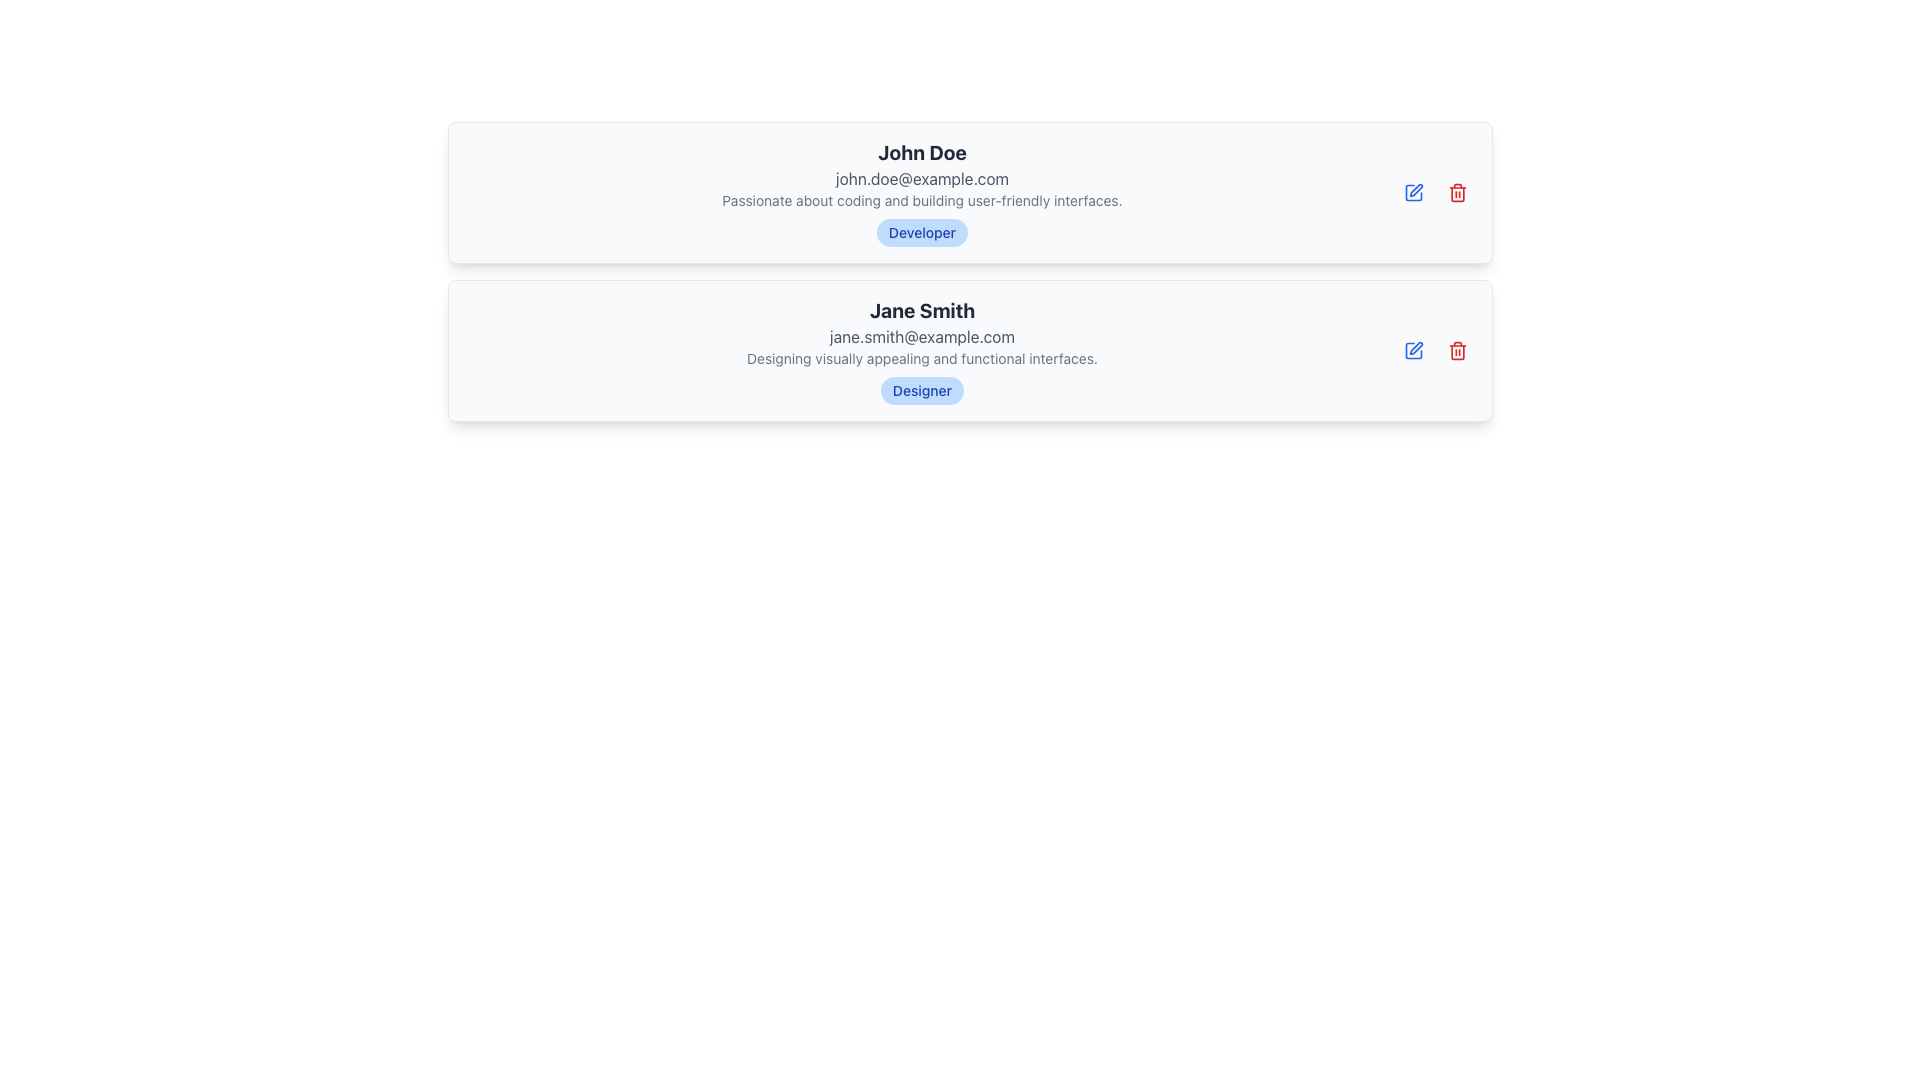 The image size is (1920, 1080). Describe the element at coordinates (921, 177) in the screenshot. I see `email address displayed in gray text, 'john.doe@example.com', which is located below the name 'John Doe' and above descriptive text` at that location.